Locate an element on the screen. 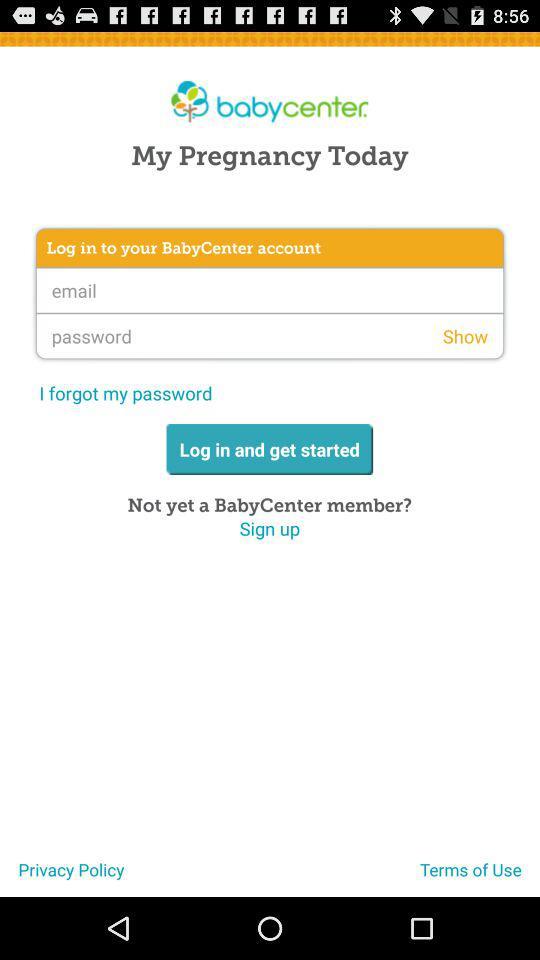 This screenshot has width=540, height=960. the icon above the privacy policy icon is located at coordinates (269, 527).